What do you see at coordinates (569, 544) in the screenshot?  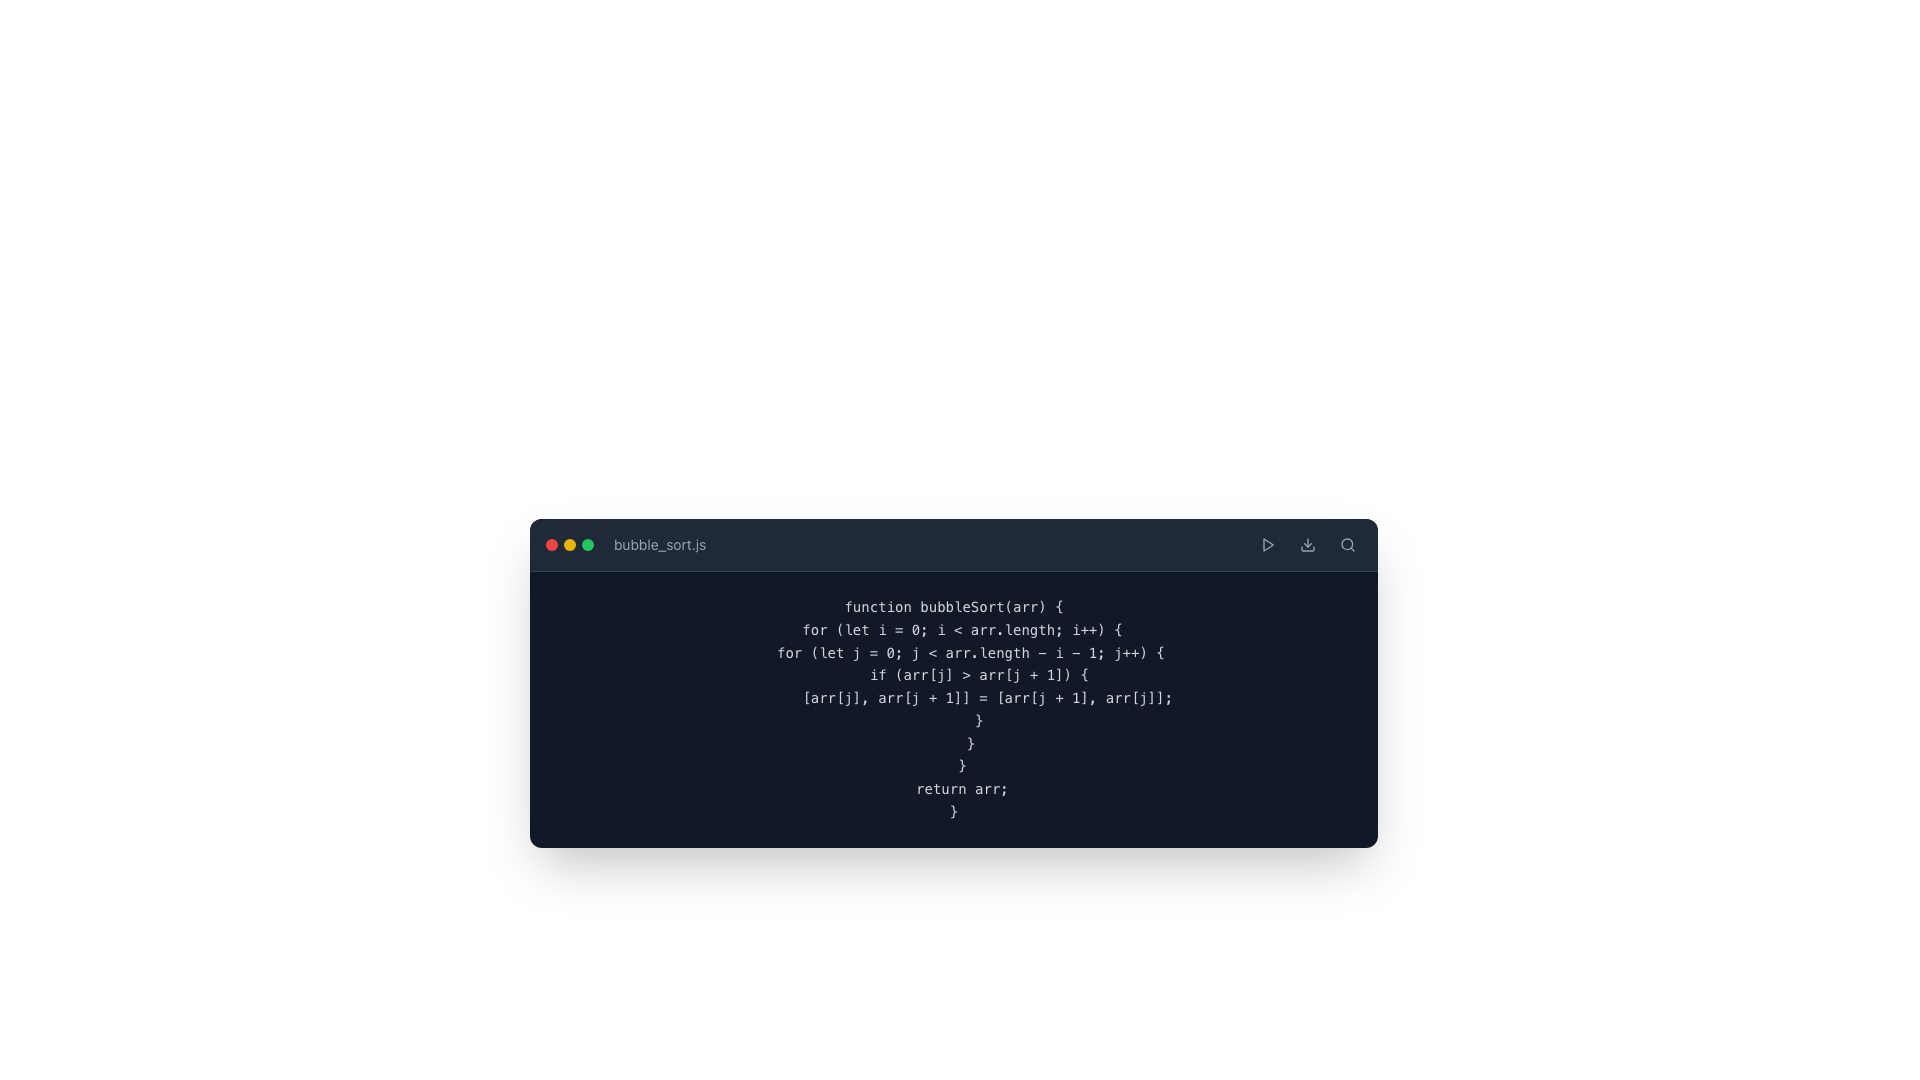 I see `the yellow circle icon in the grouped interactive icons located at the top-left corner of the window to minimize the window` at bounding box center [569, 544].